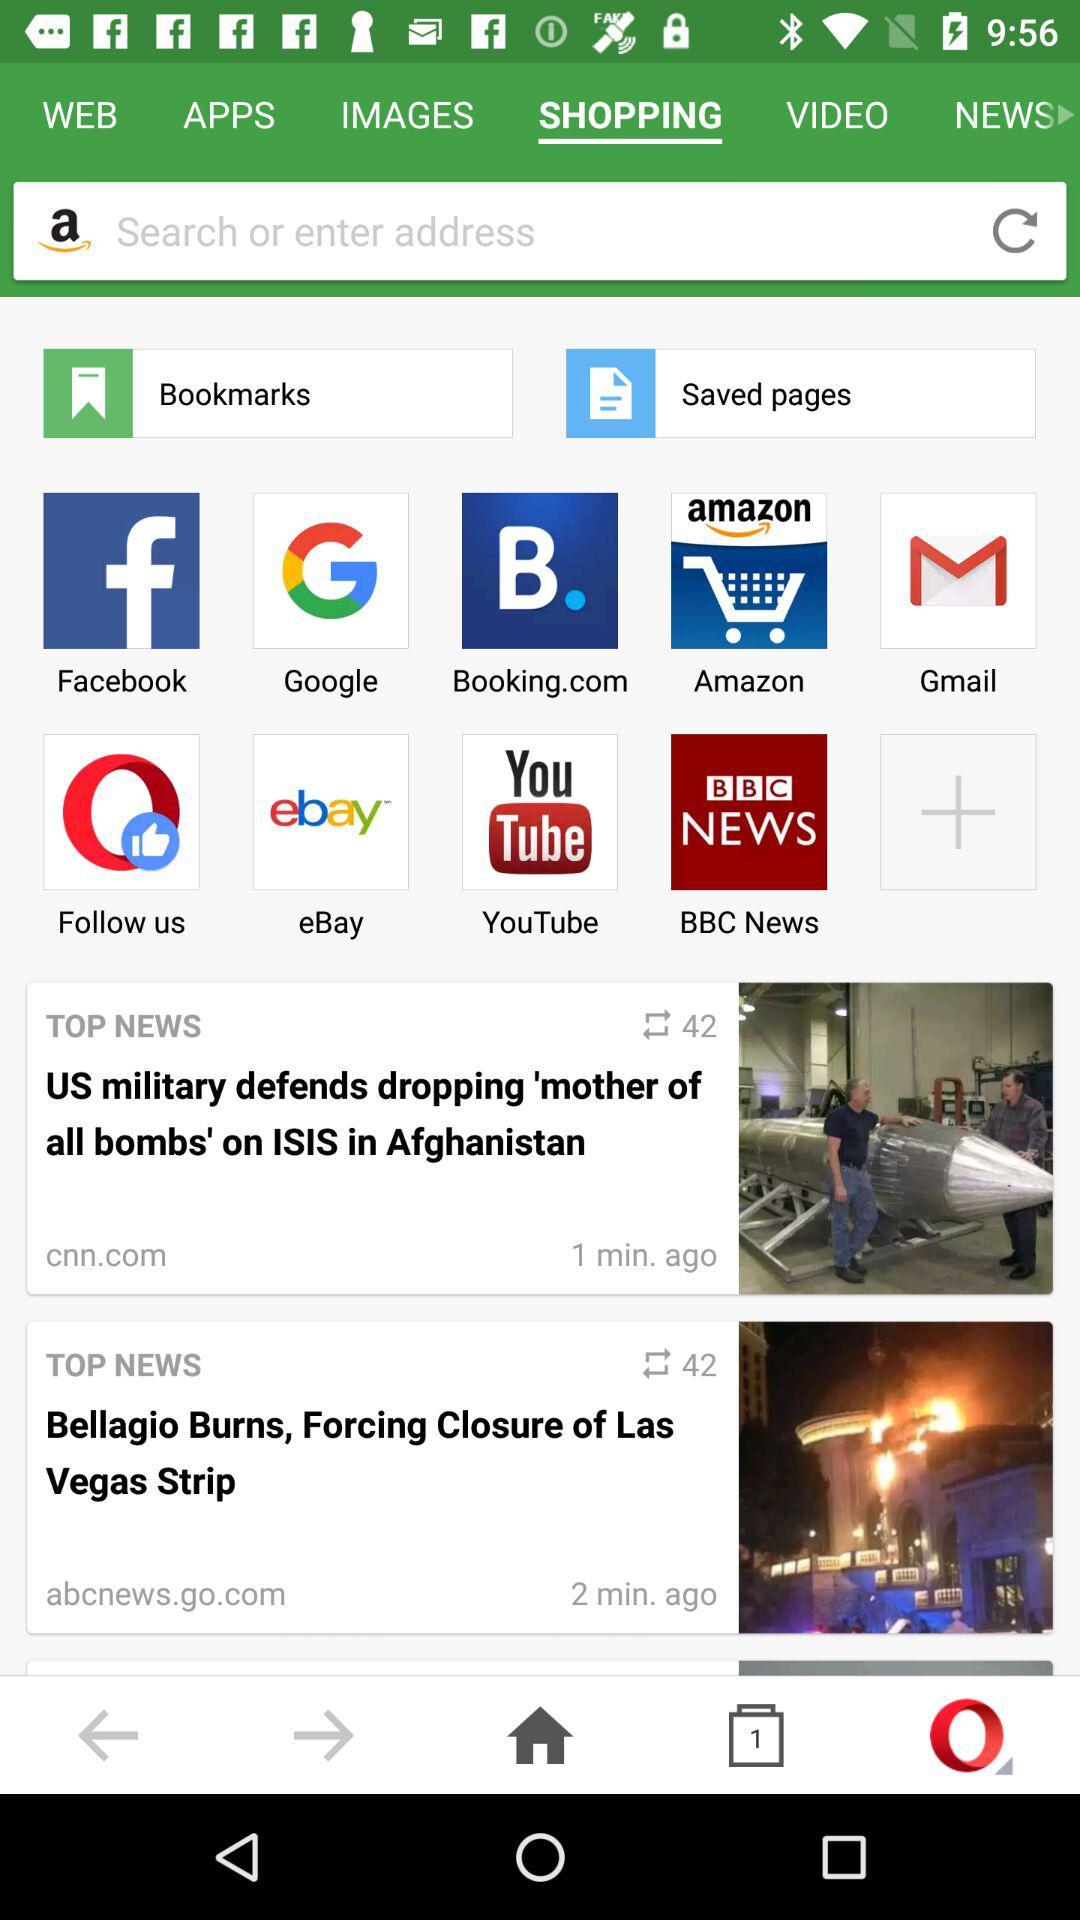  What do you see at coordinates (406, 113) in the screenshot?
I see `icon to the left of the shopping icon` at bounding box center [406, 113].